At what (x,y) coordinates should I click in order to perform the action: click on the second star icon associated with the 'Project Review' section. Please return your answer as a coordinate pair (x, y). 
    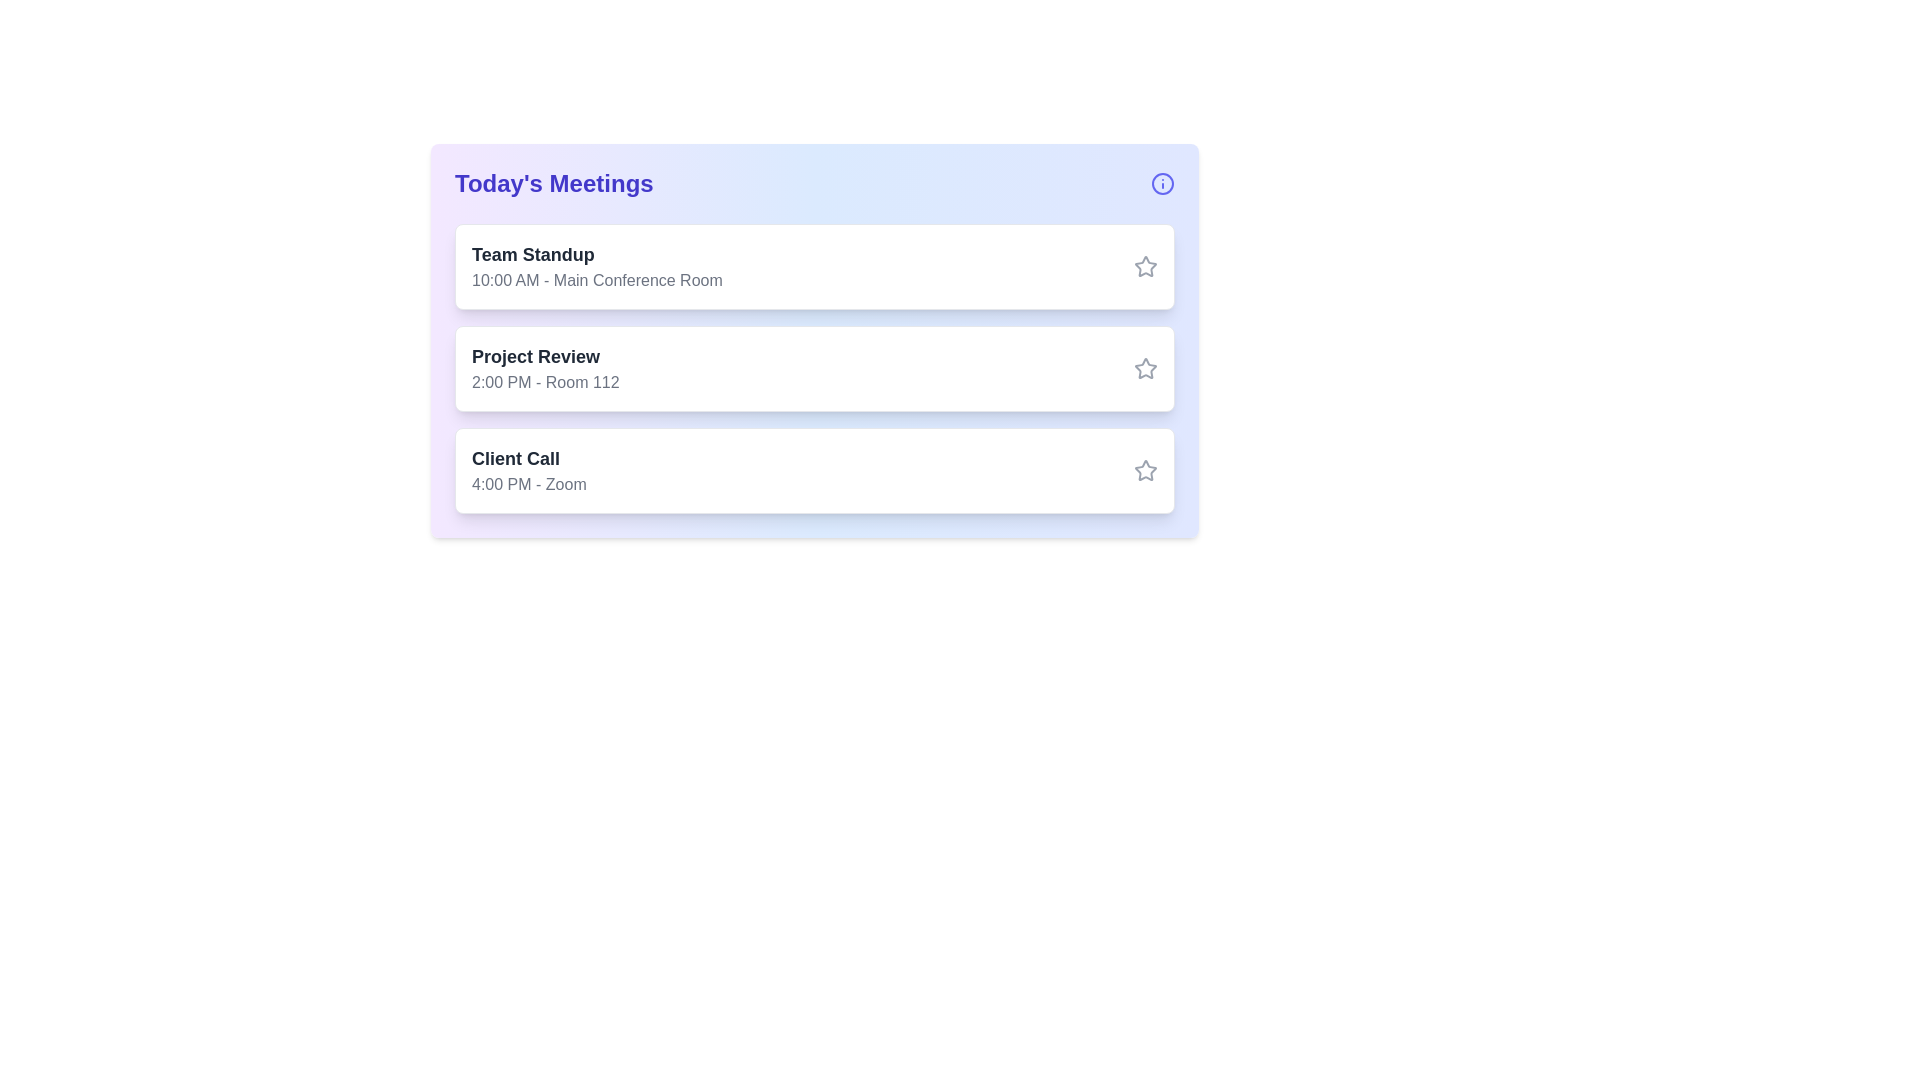
    Looking at the image, I should click on (1146, 368).